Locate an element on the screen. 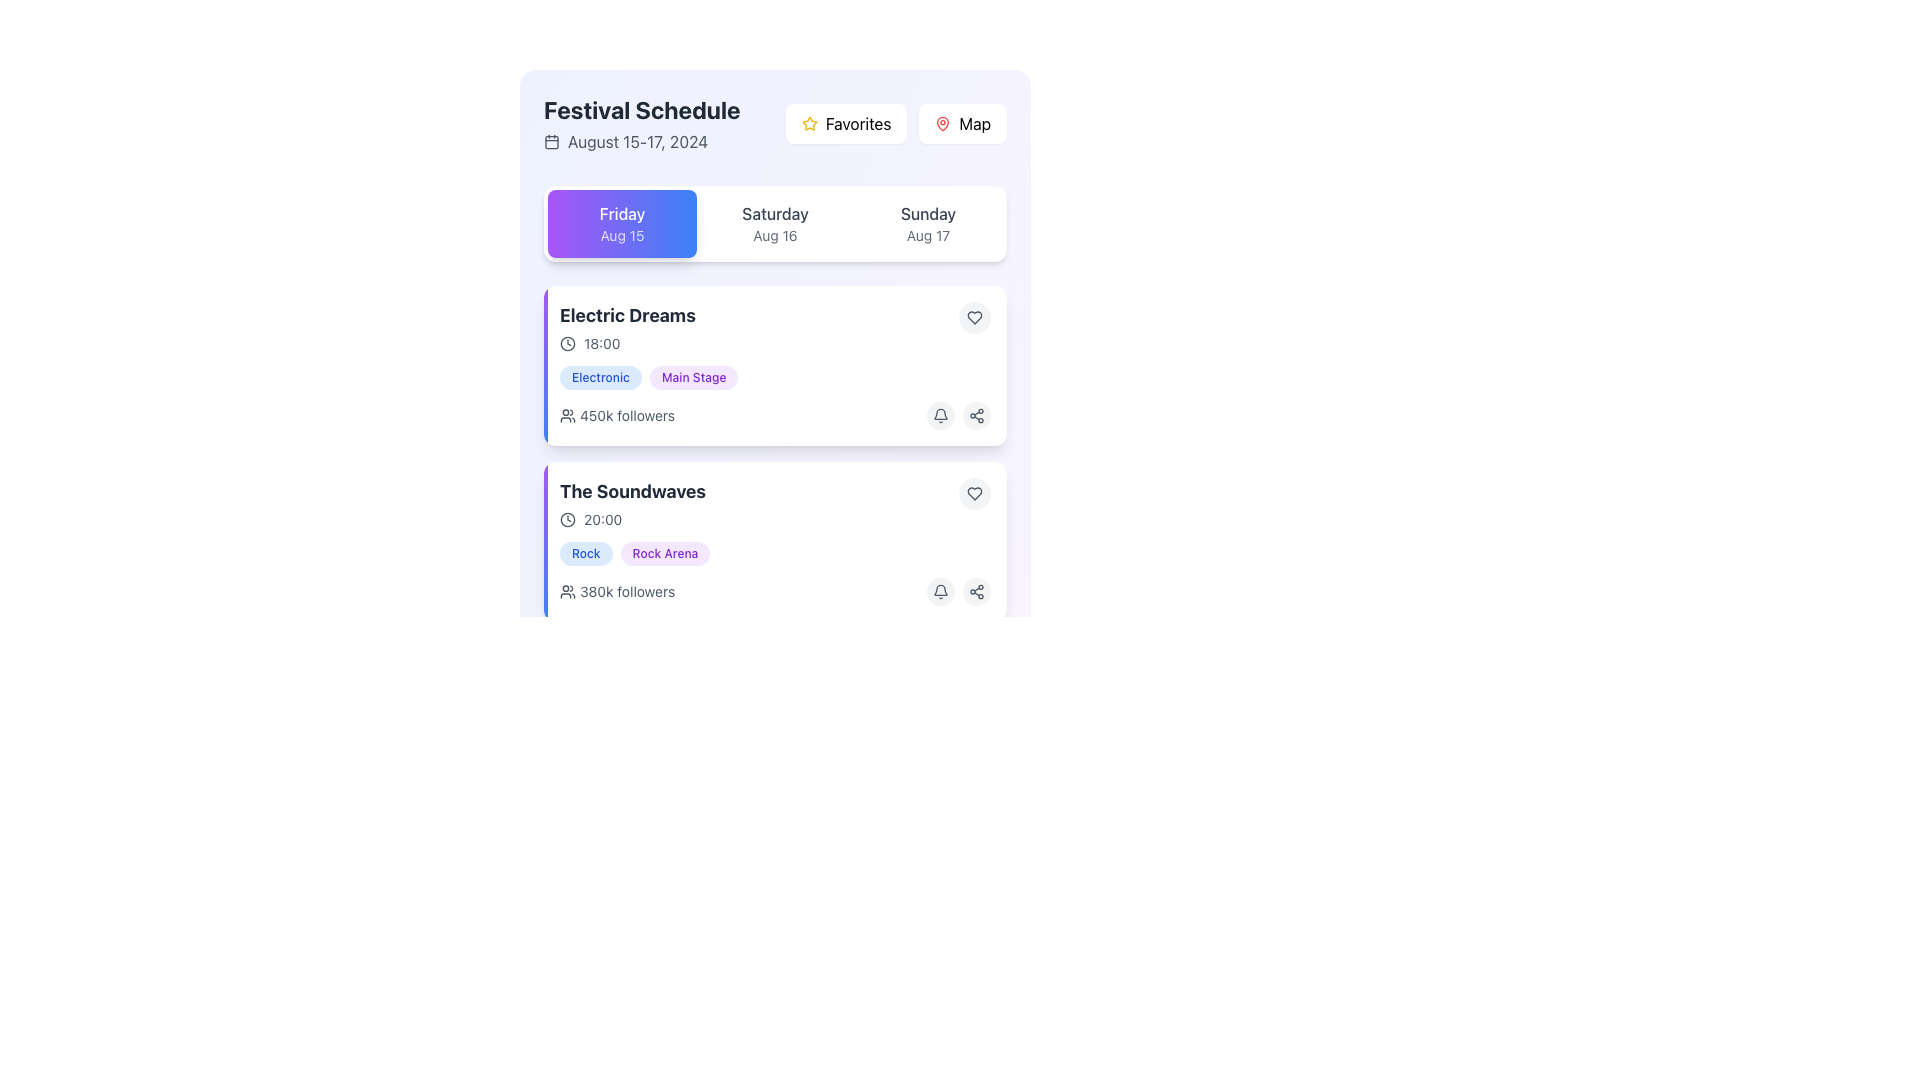 This screenshot has width=1920, height=1080. the followers icon located just before the text '380k followers' in the description section of the event titled 'The Soundwaves', which is in the second event card of the schedule is located at coordinates (566, 590).